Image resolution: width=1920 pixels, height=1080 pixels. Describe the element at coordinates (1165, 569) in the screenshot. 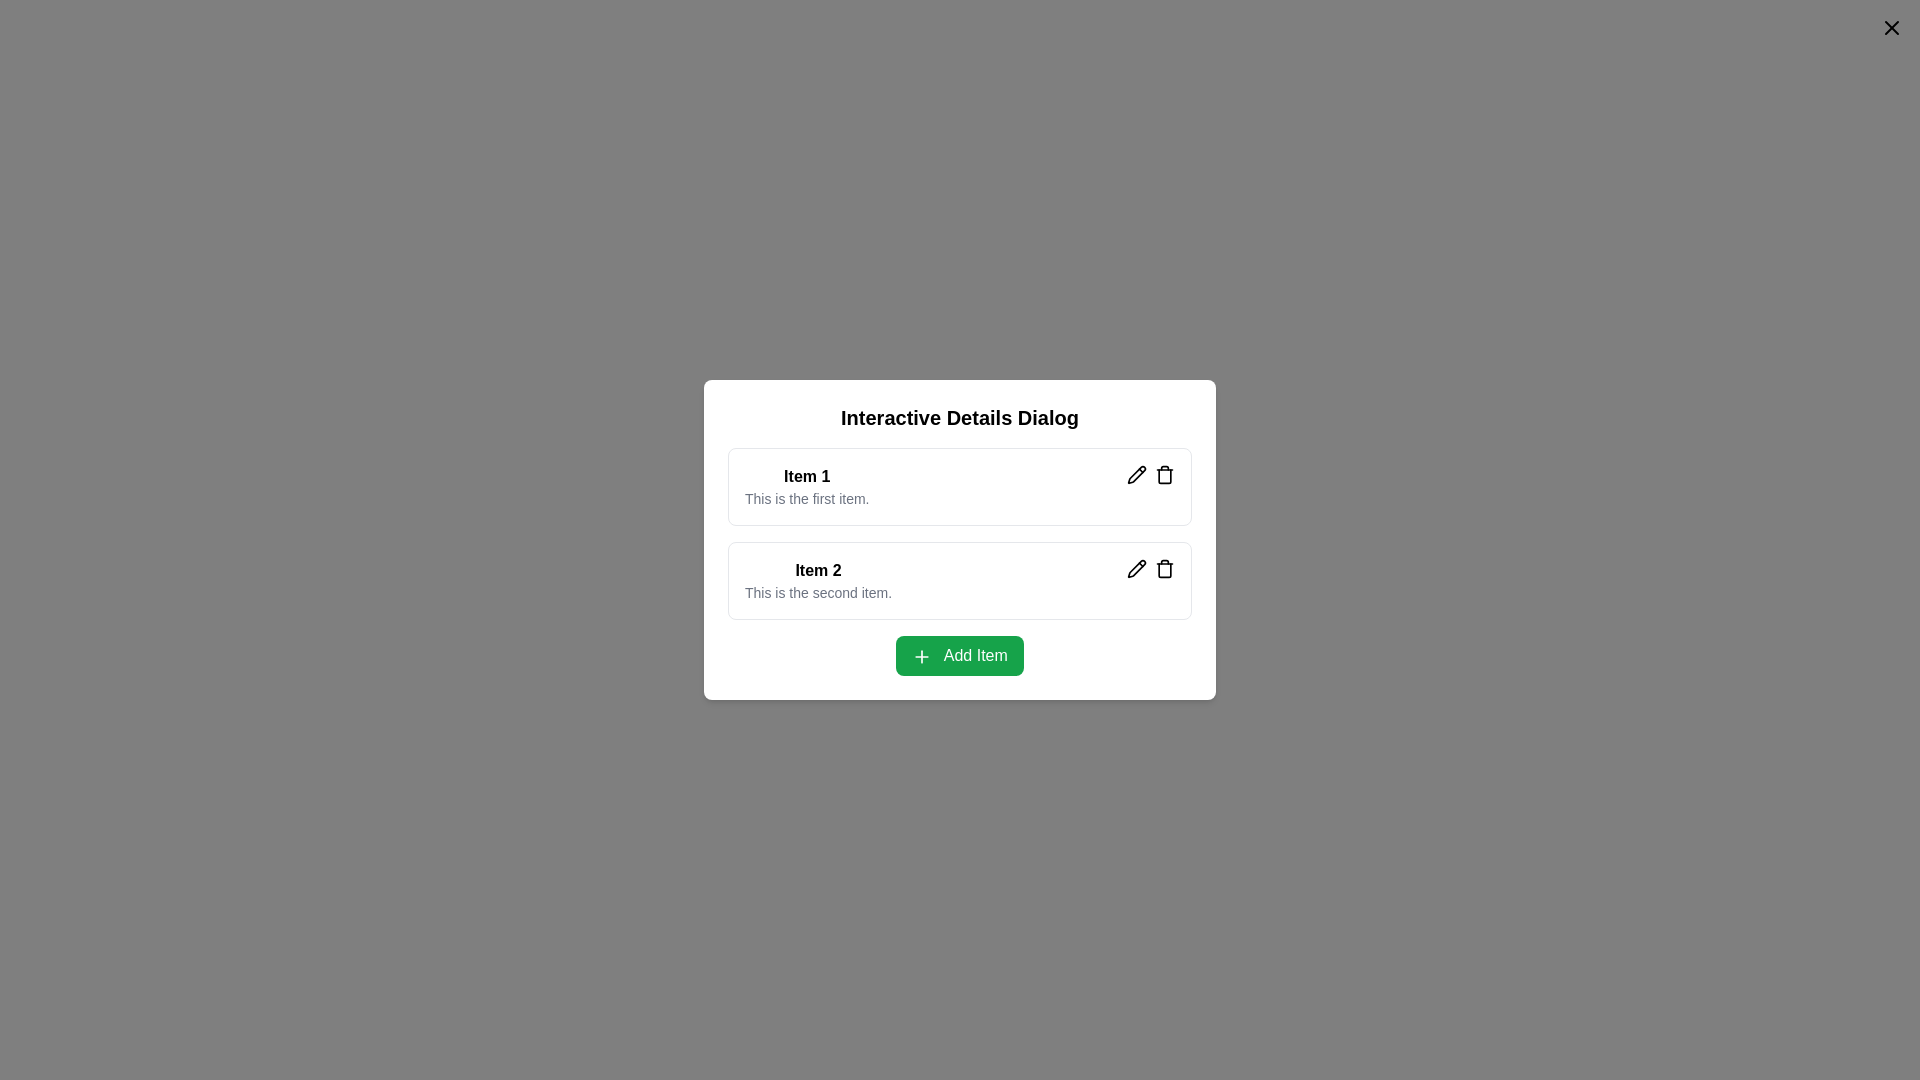

I see `the trash bin icon located in the 'Item 2' section of the 'Interactive Details Dialog'` at that location.